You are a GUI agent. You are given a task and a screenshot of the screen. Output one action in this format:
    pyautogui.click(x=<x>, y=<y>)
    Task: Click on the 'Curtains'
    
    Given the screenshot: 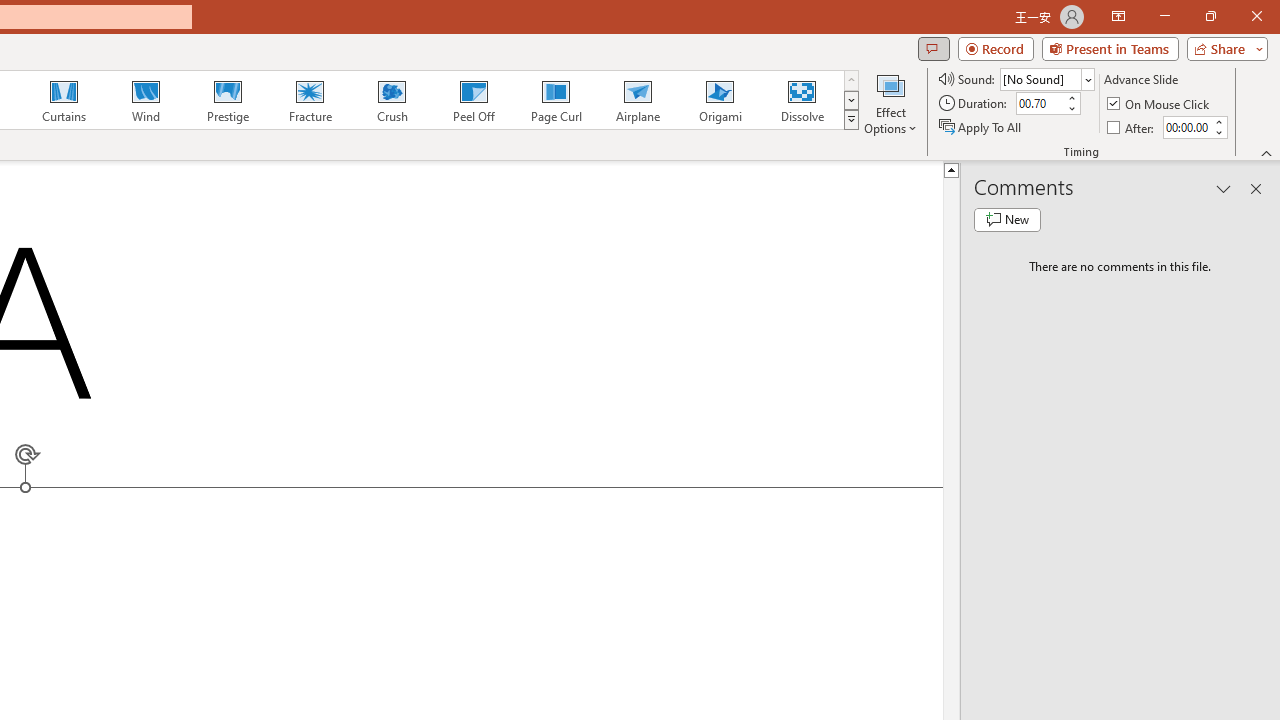 What is the action you would take?
    pyautogui.click(x=64, y=100)
    